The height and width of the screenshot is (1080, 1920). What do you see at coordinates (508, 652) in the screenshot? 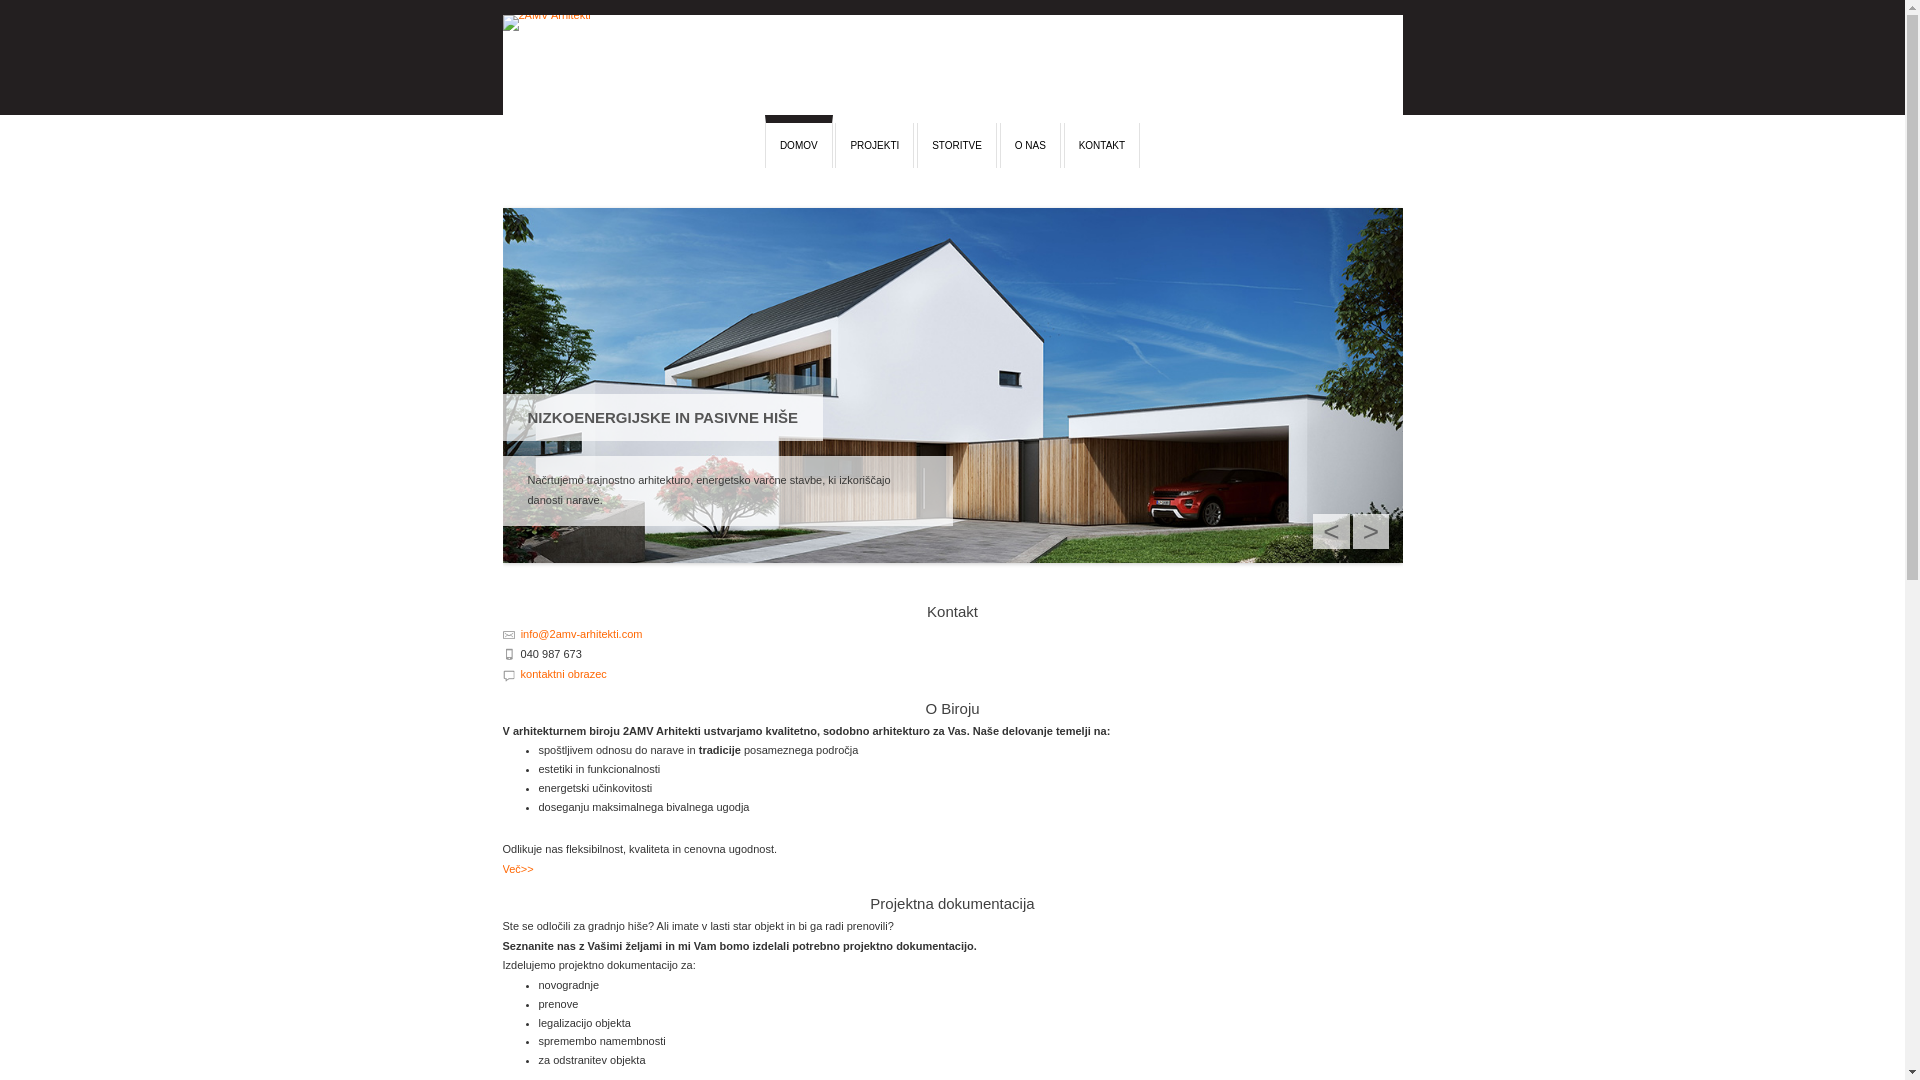
I see `'2AMV mobitel'` at bounding box center [508, 652].